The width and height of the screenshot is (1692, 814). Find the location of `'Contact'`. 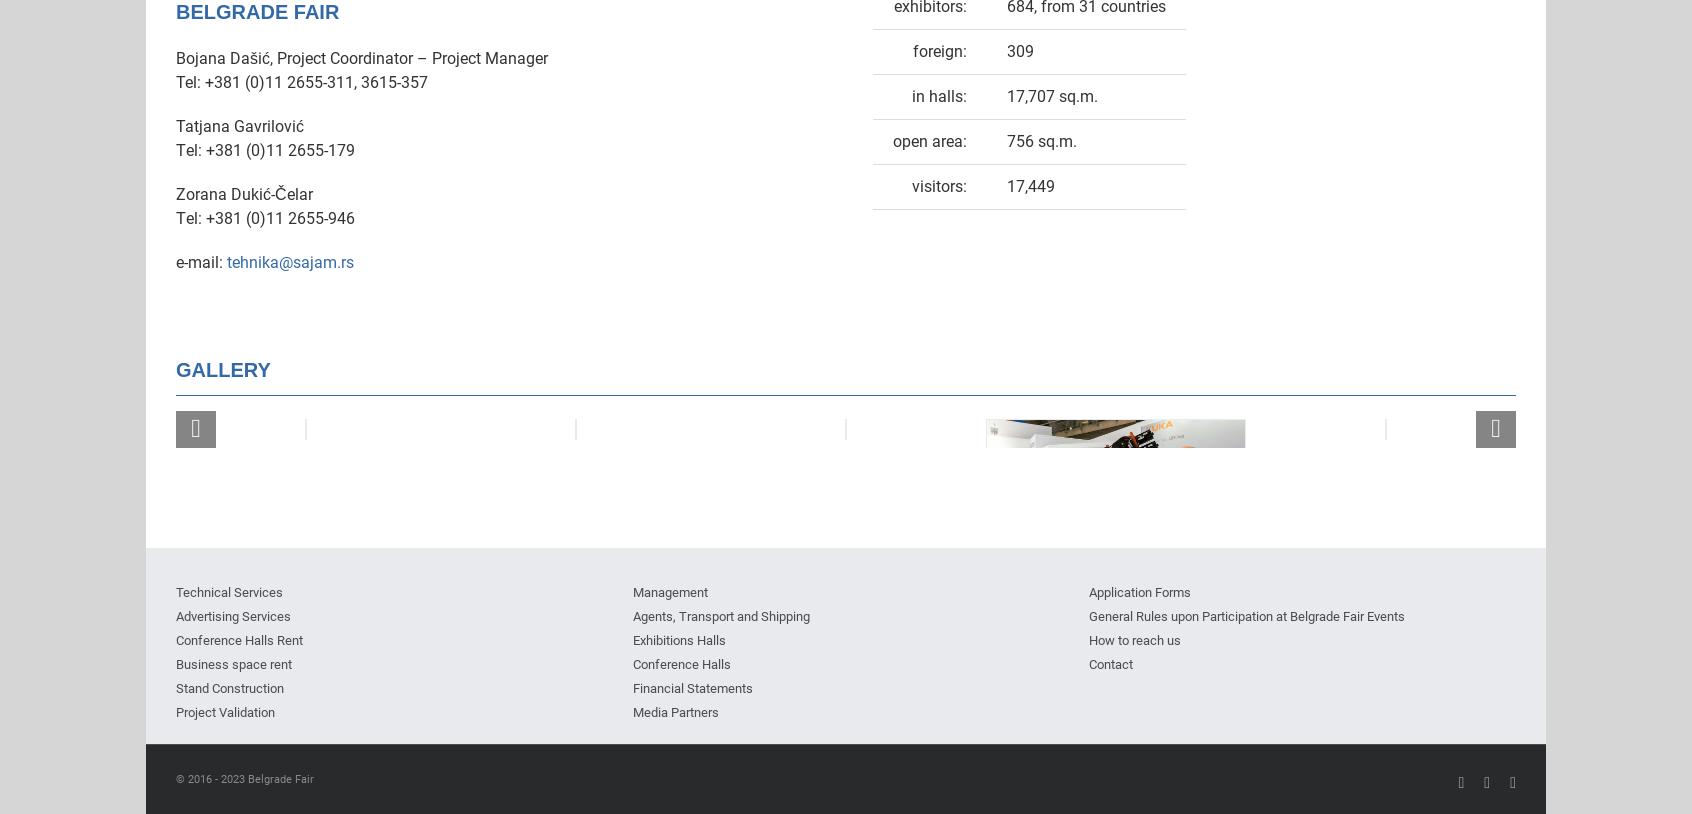

'Contact' is located at coordinates (1110, 663).